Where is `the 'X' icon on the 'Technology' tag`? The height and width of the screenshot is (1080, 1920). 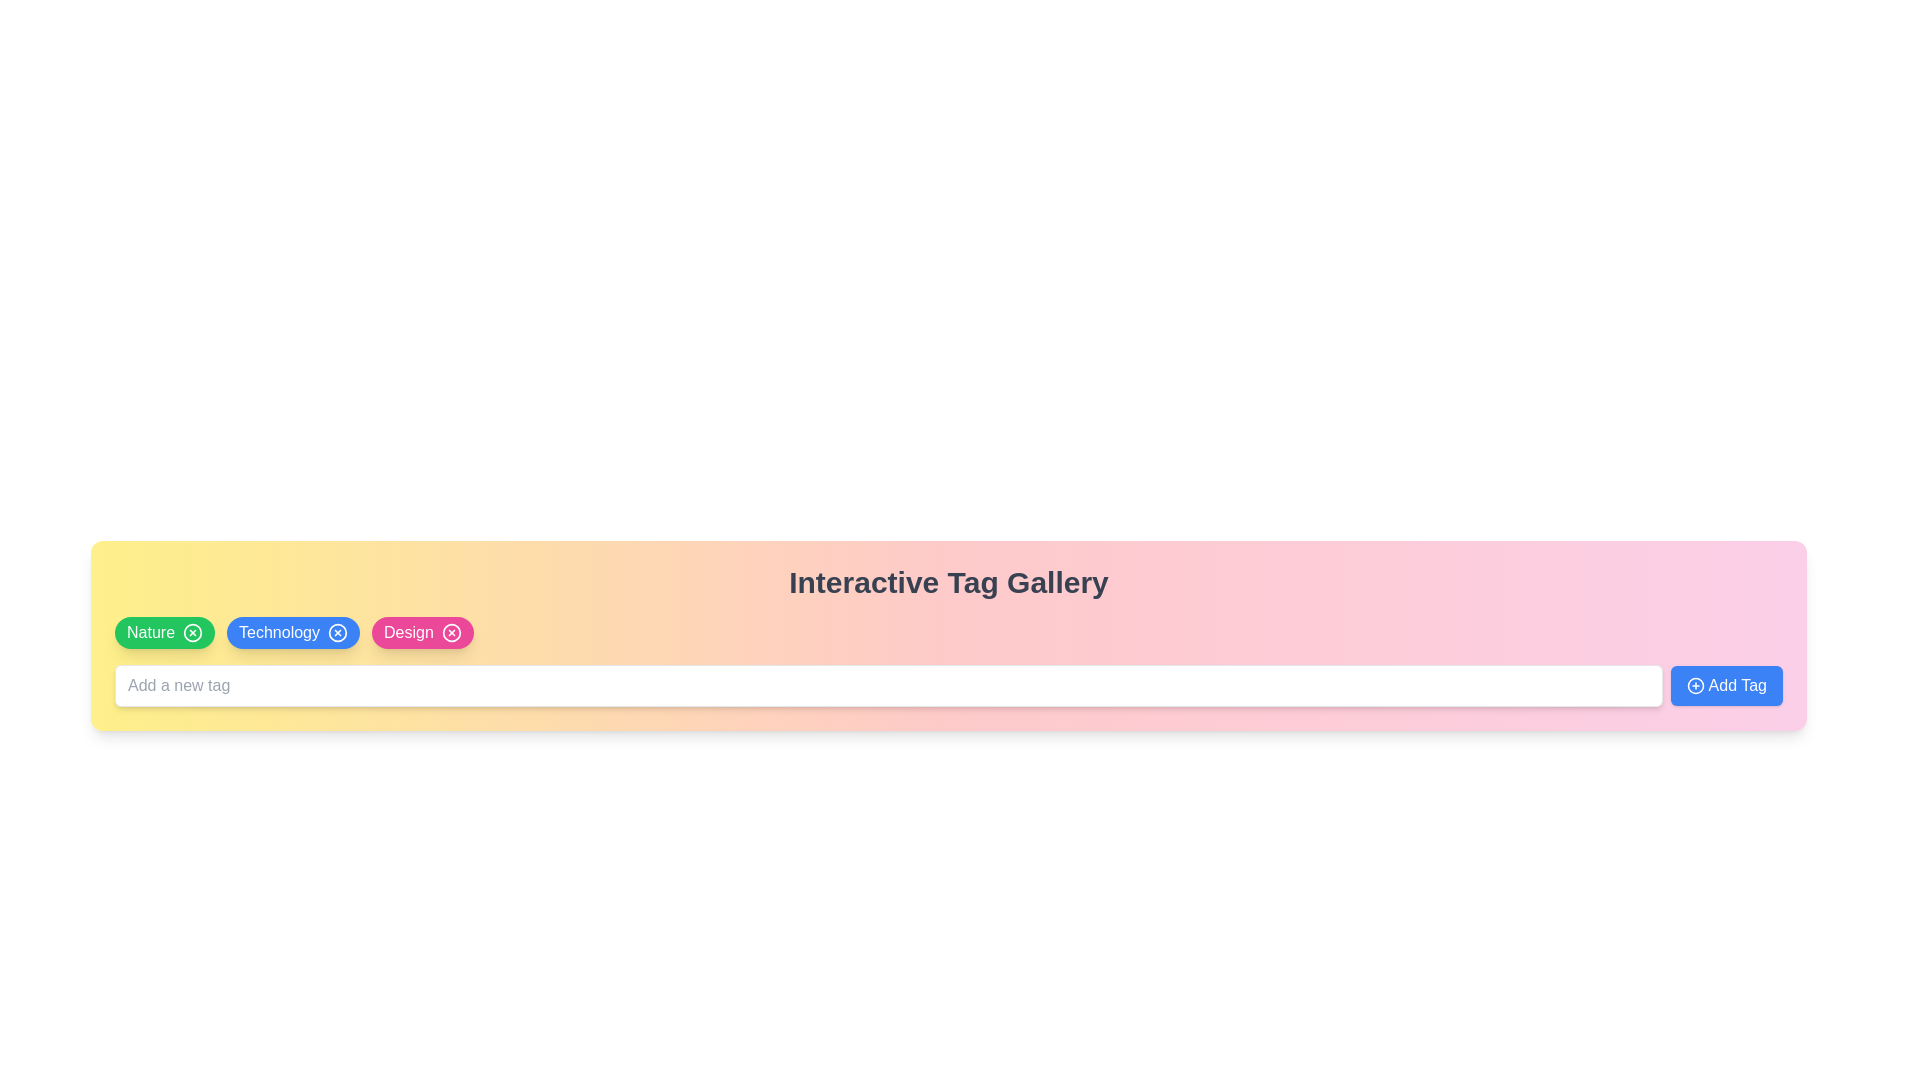 the 'X' icon on the 'Technology' tag is located at coordinates (292, 632).